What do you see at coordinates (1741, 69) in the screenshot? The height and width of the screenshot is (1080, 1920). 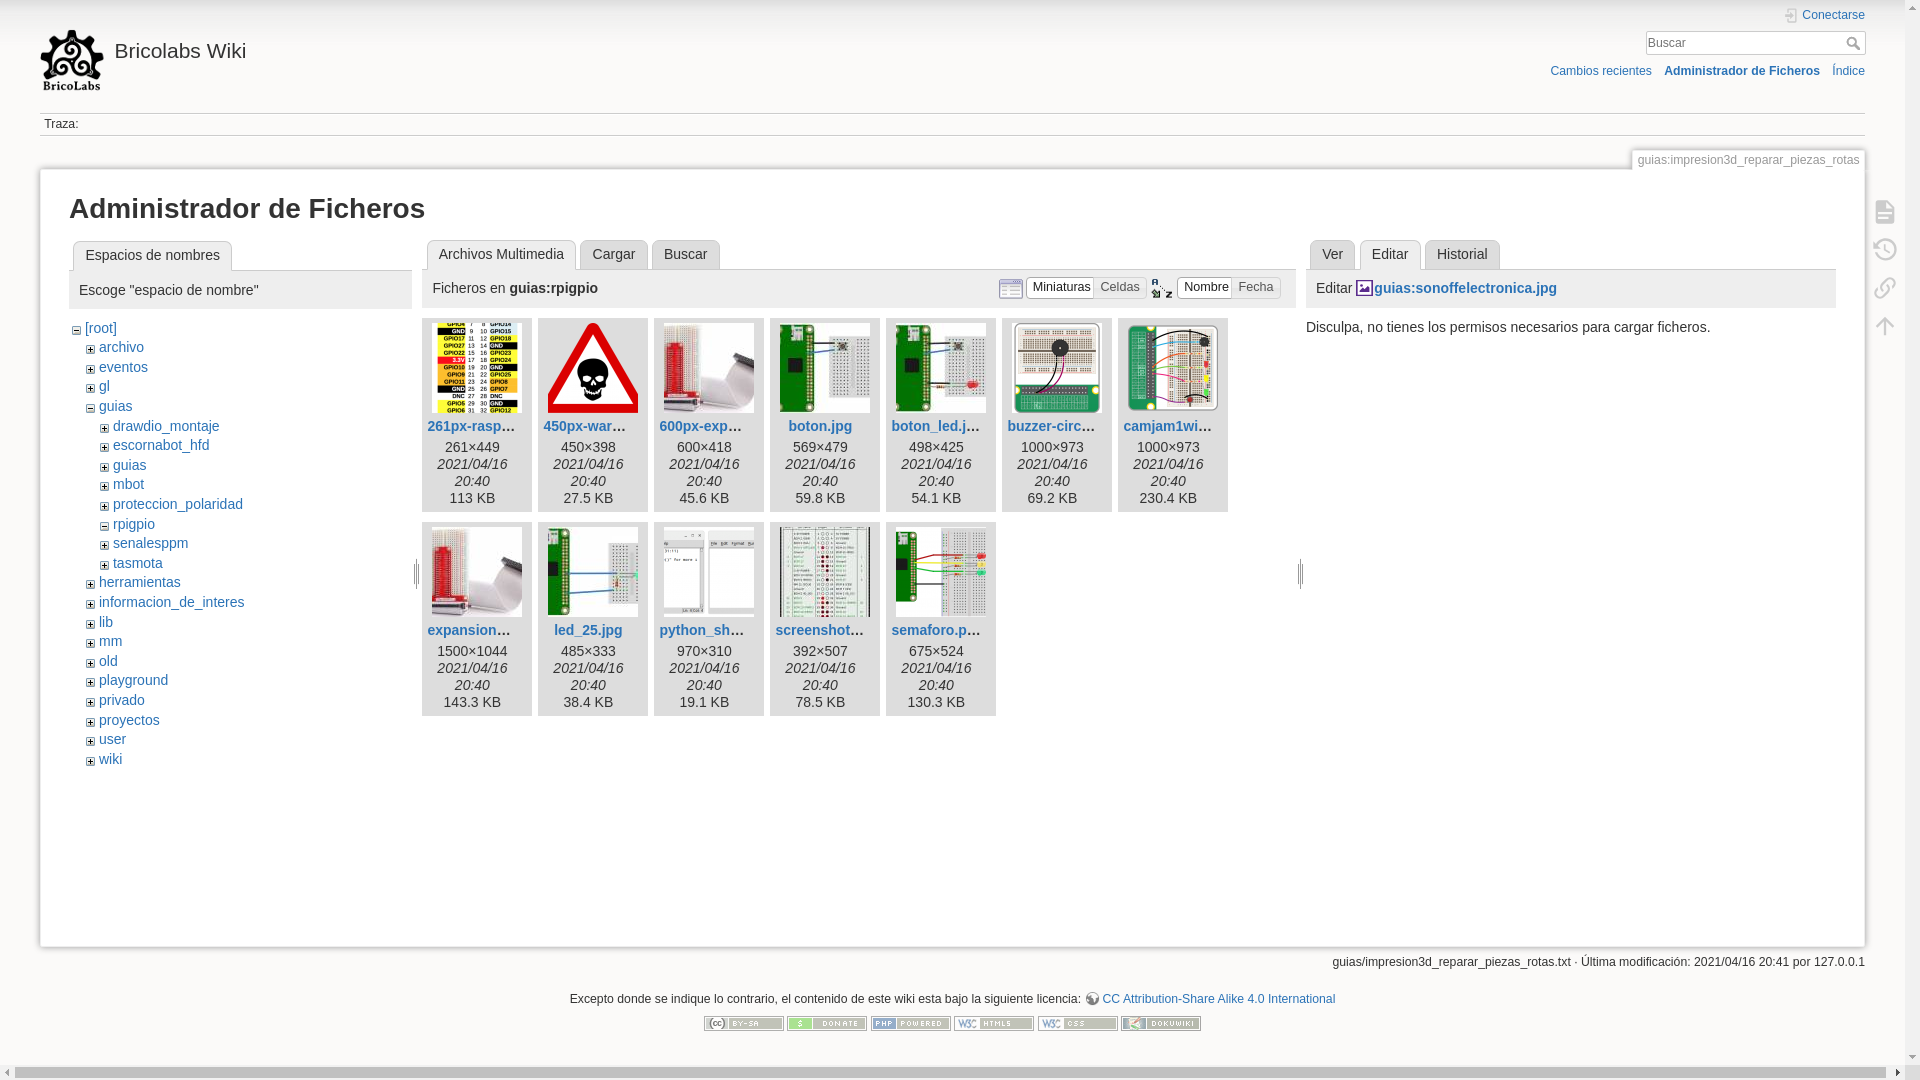 I see `'Administrador de Ficheros'` at bounding box center [1741, 69].